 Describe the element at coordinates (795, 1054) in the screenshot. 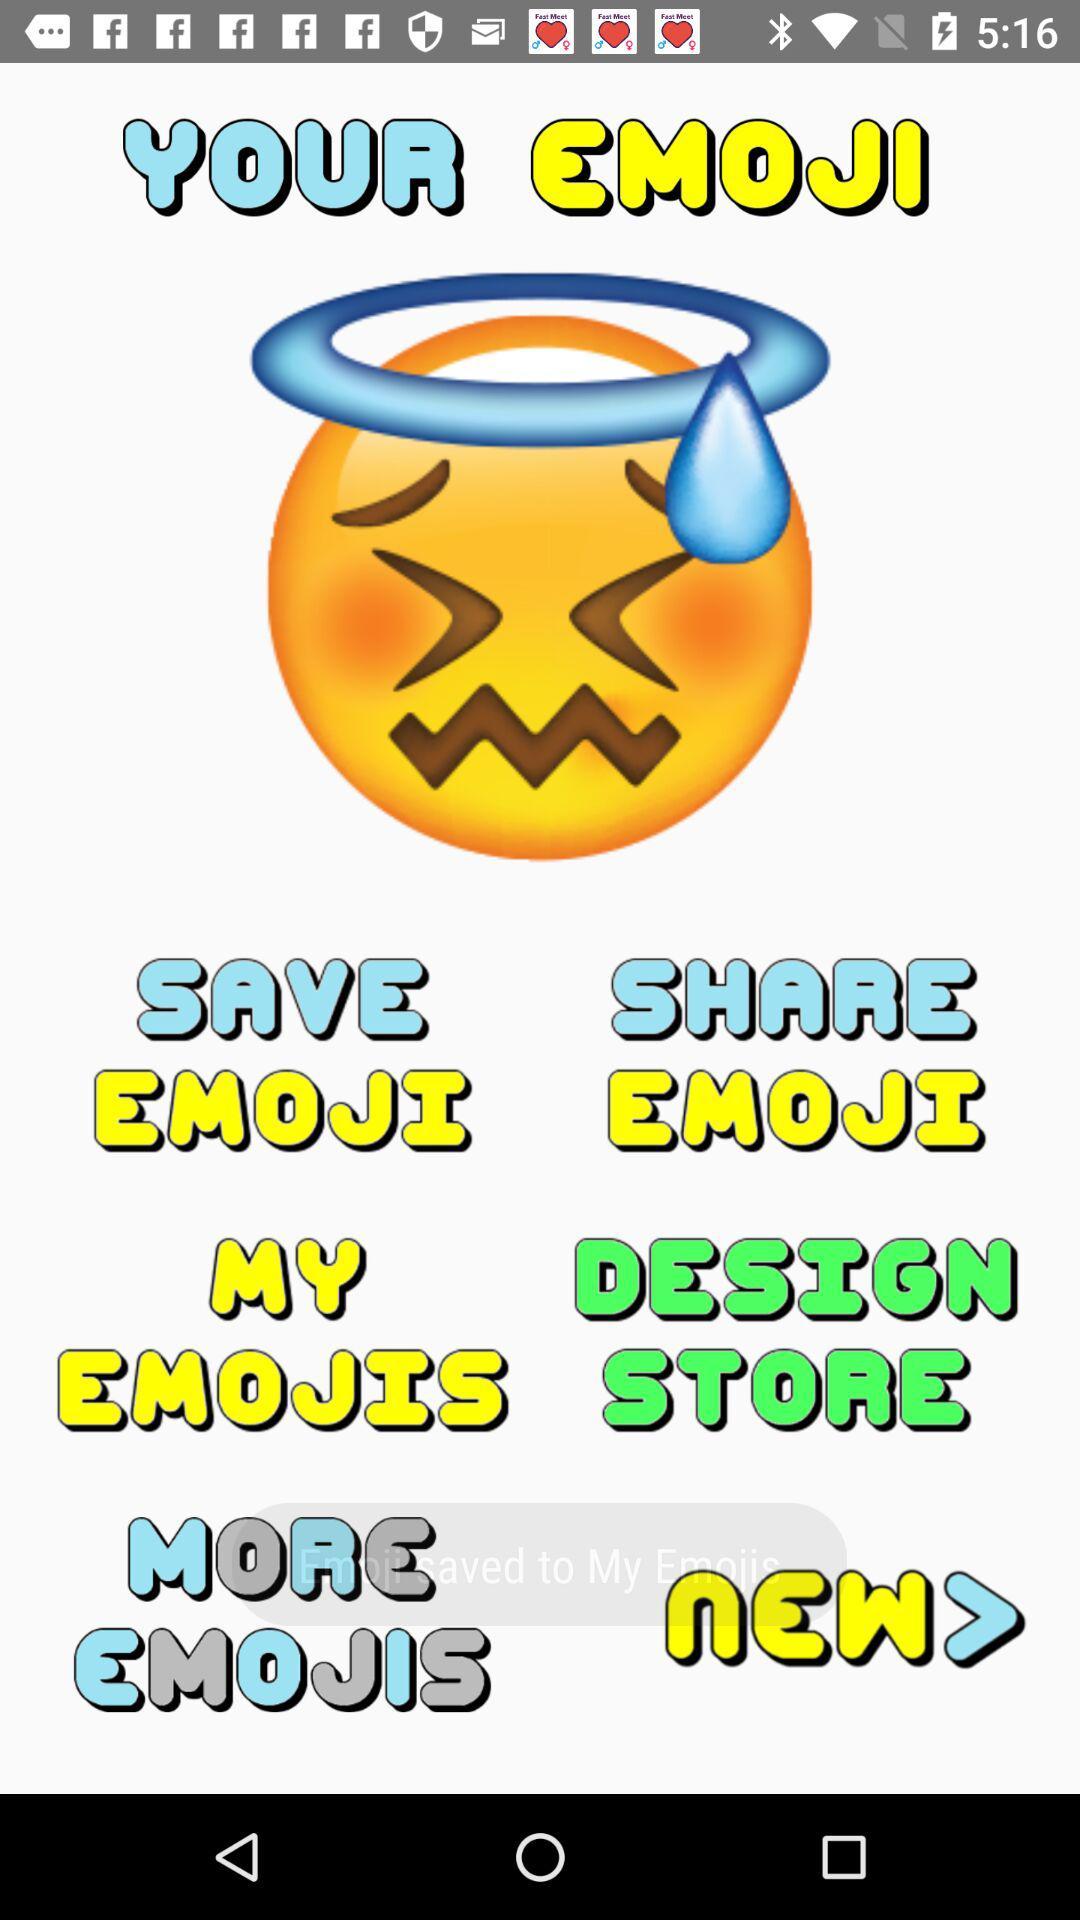

I see `share emoji button` at that location.